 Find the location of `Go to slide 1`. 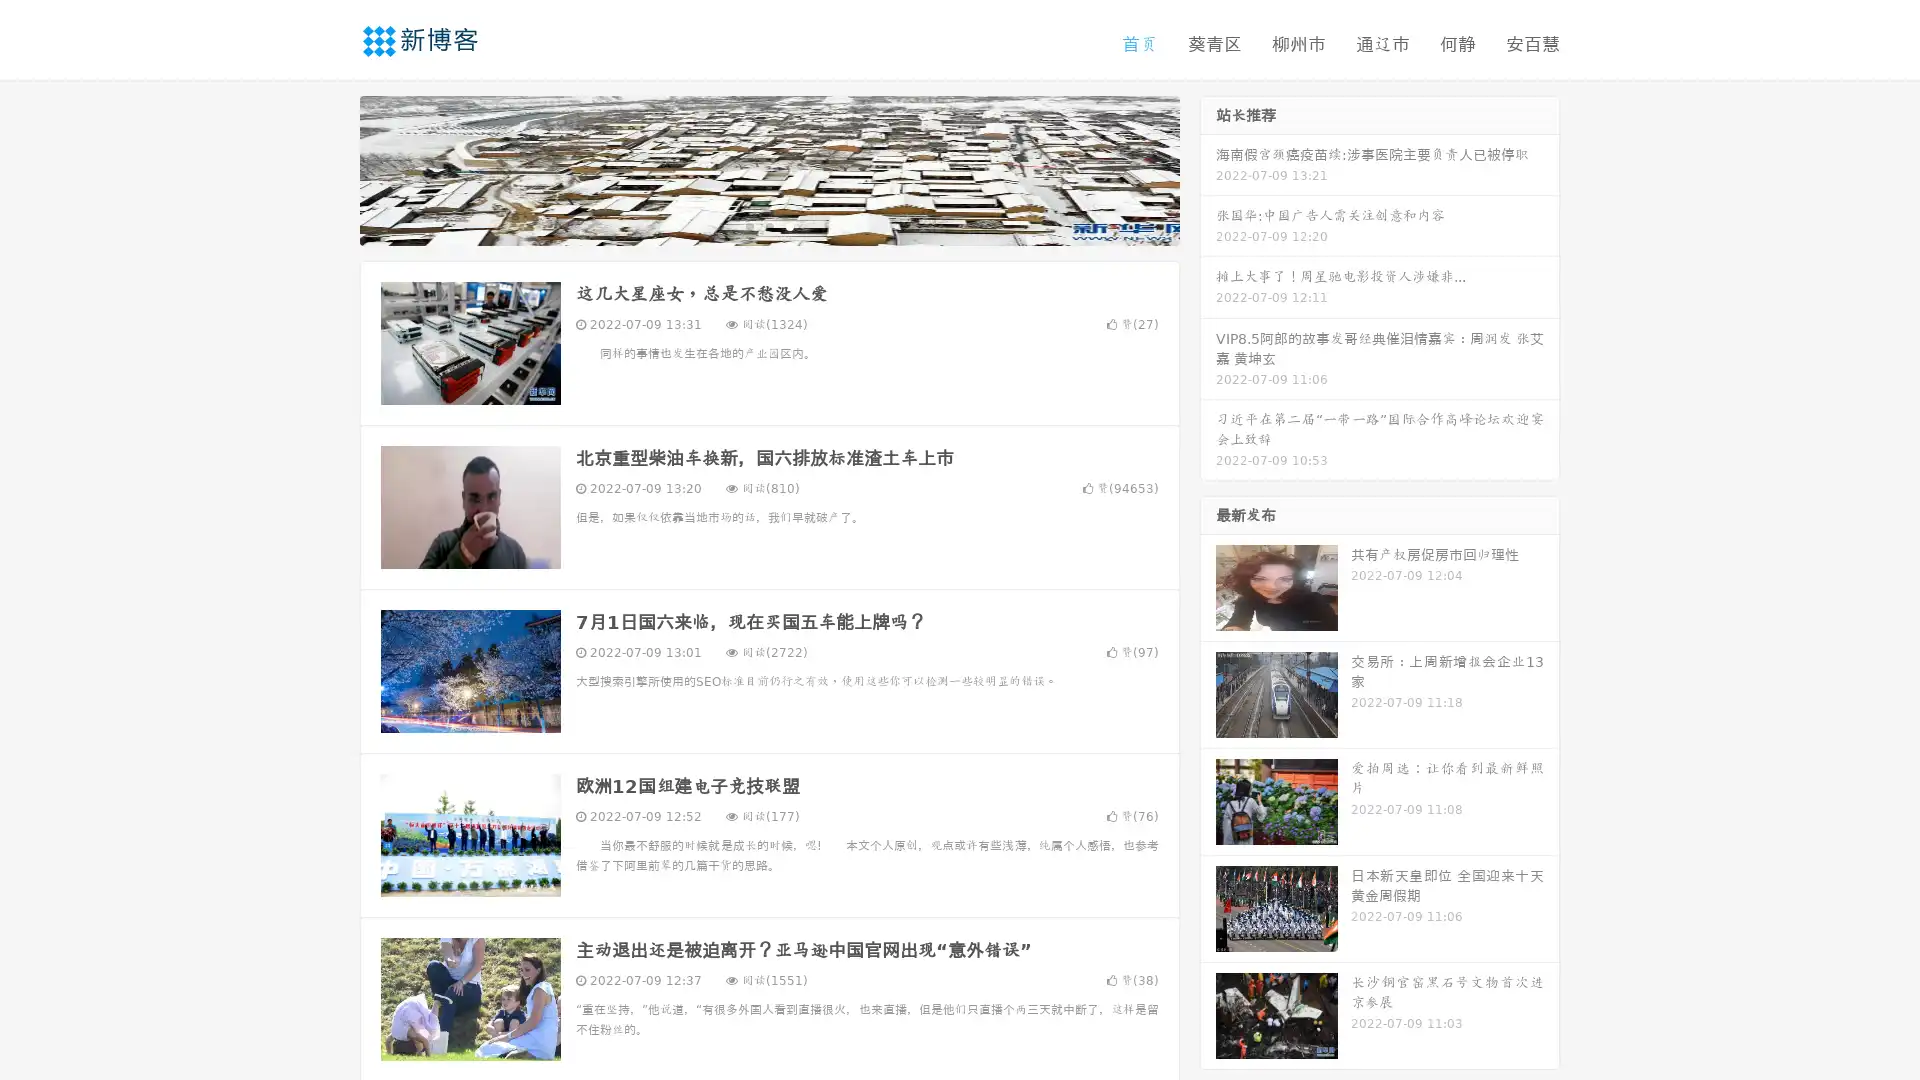

Go to slide 1 is located at coordinates (748, 225).